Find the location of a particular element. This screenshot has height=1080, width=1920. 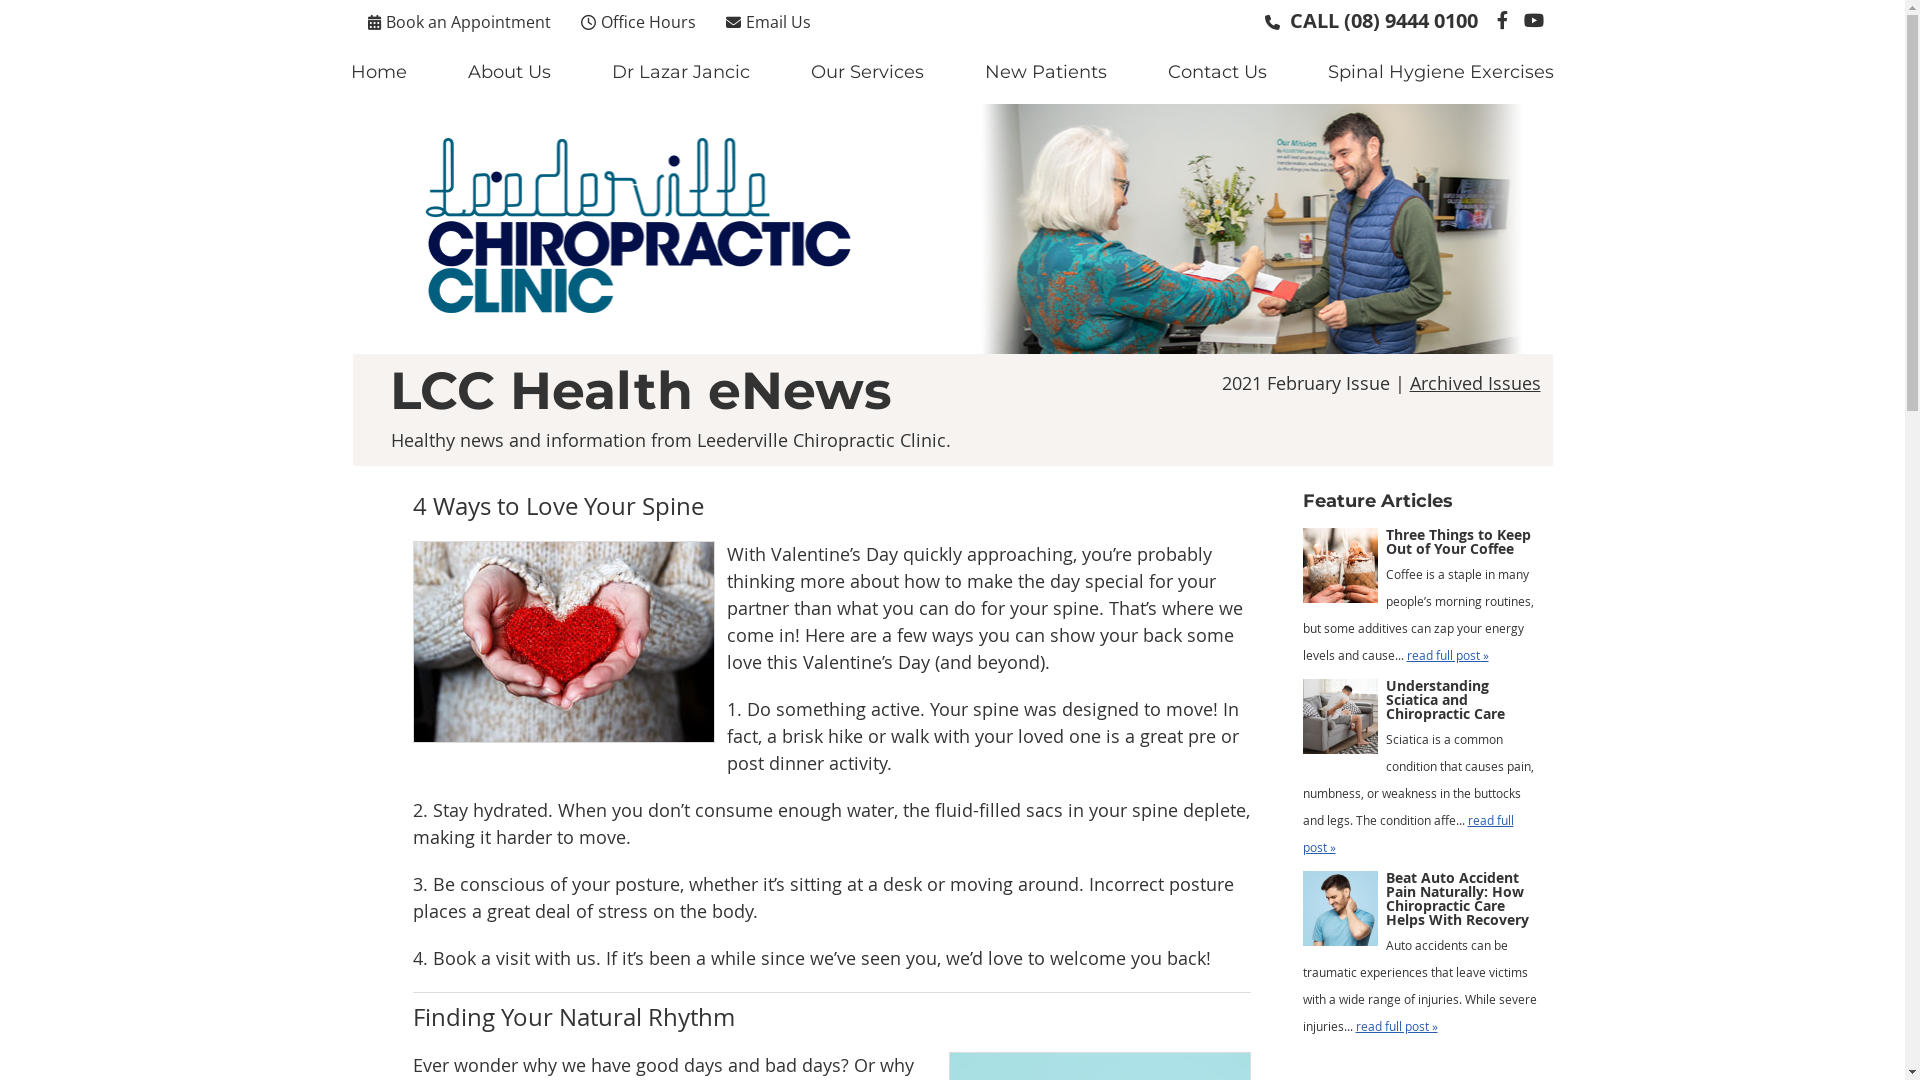

'Our Services' is located at coordinates (868, 71).